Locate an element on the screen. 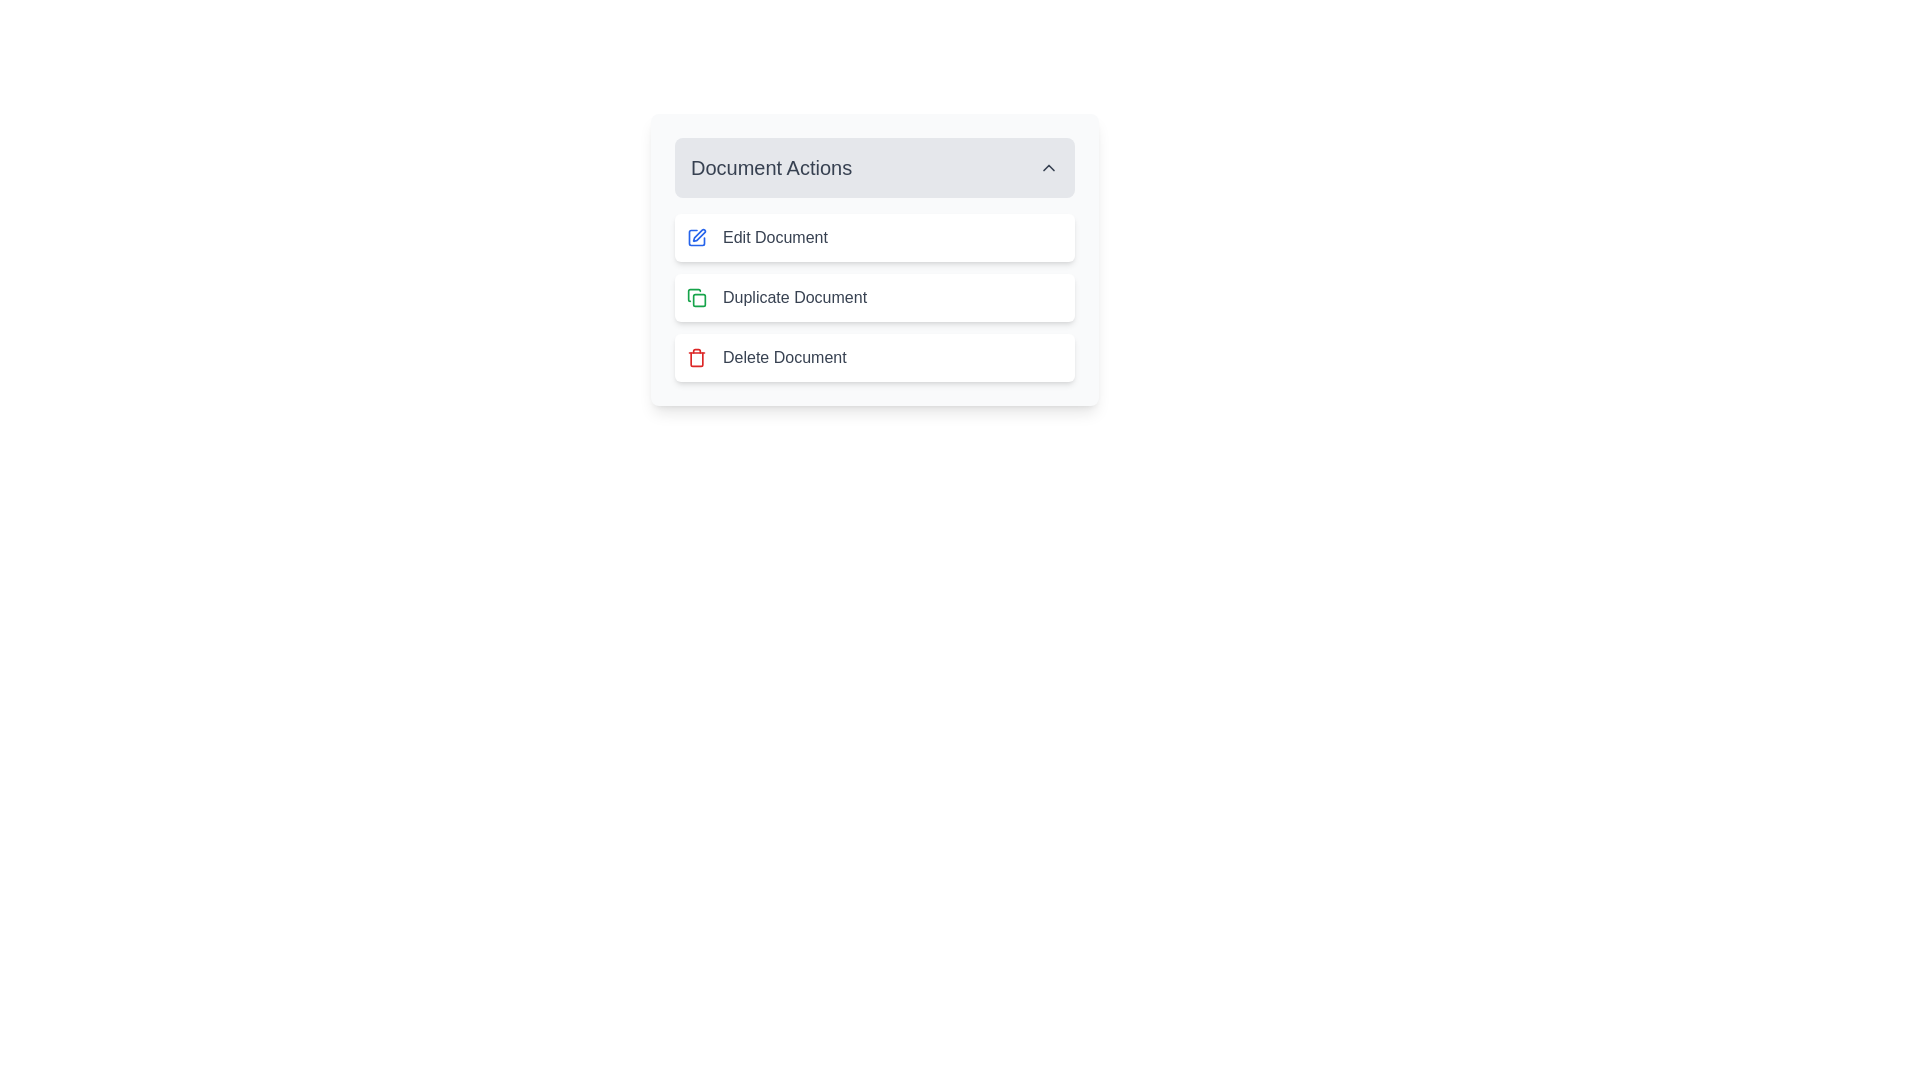 Image resolution: width=1920 pixels, height=1080 pixels. the 'Duplicate Document' text label within the button-like menu item is located at coordinates (794, 297).